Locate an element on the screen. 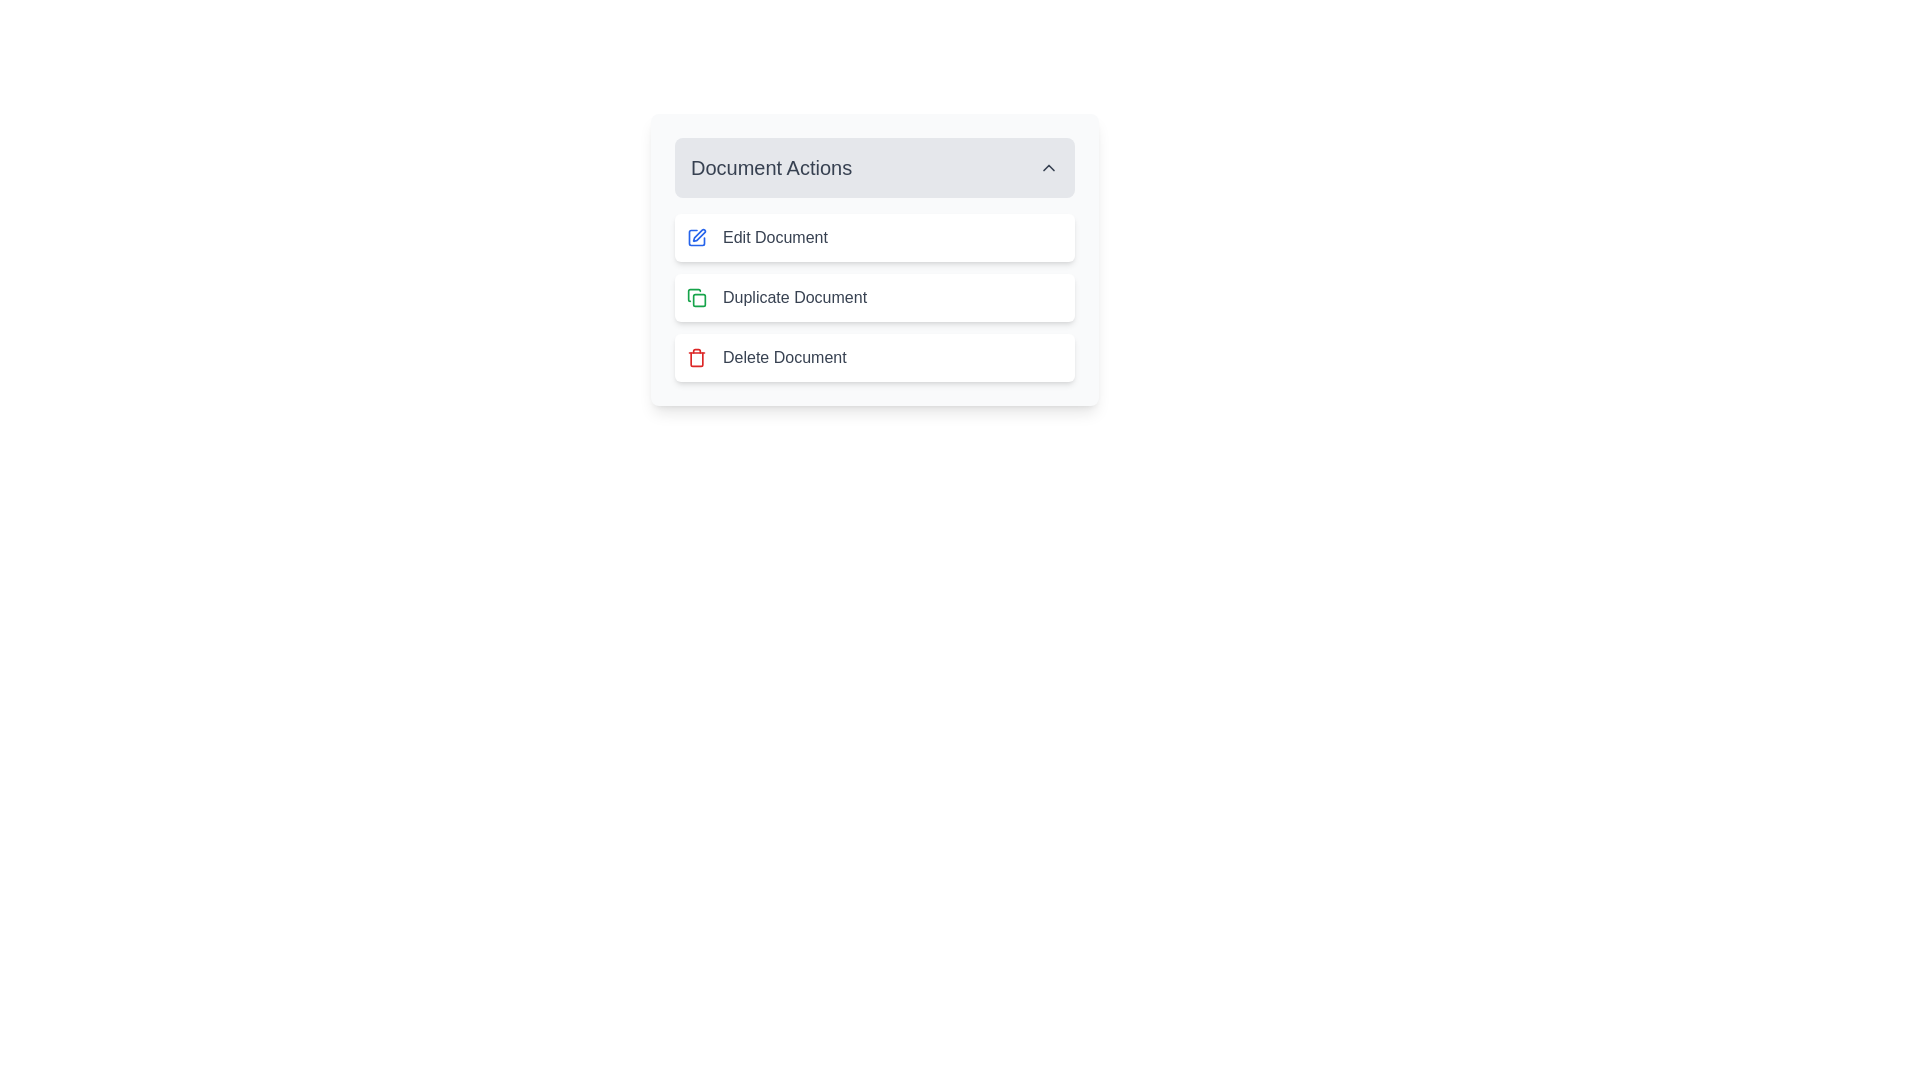 Image resolution: width=1920 pixels, height=1080 pixels. the 'Duplicate Document' text label within the button-like menu item is located at coordinates (794, 297).